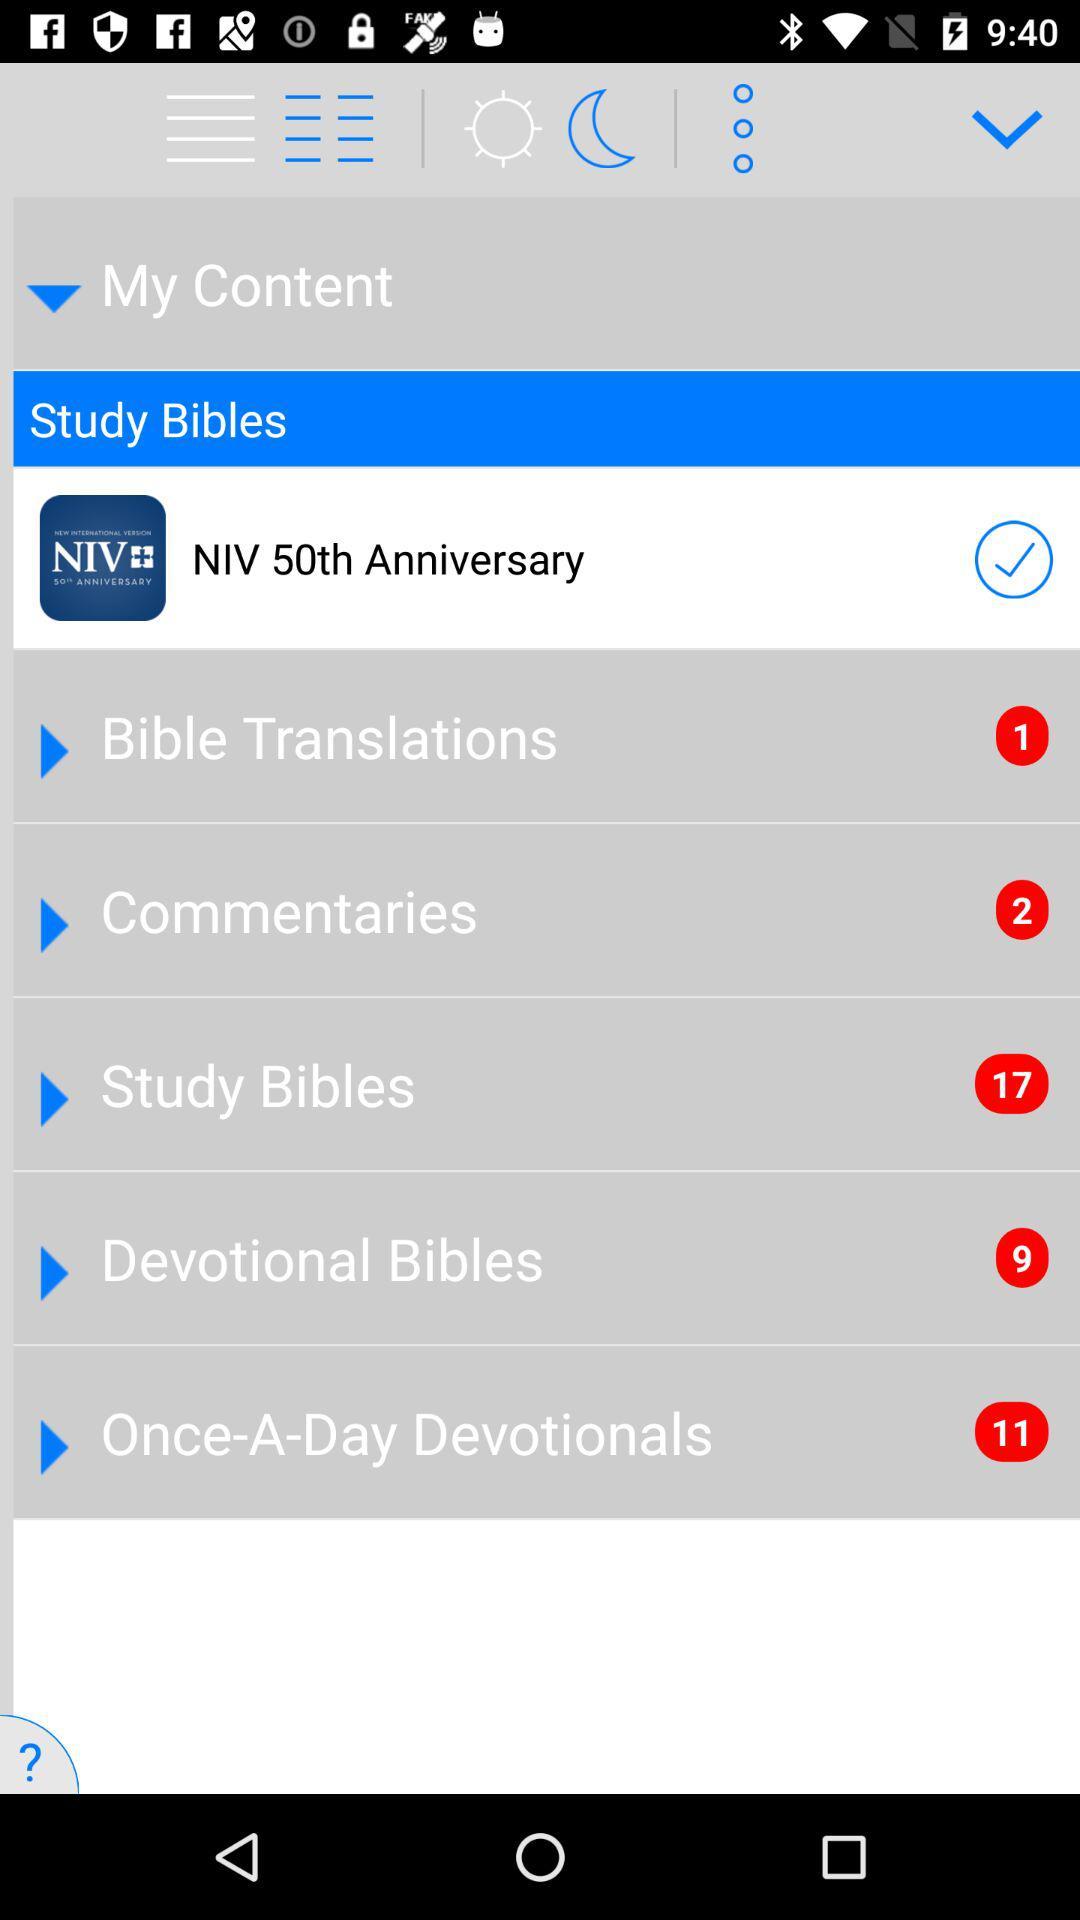 Image resolution: width=1080 pixels, height=1920 pixels. What do you see at coordinates (198, 104) in the screenshot?
I see `the menu icon` at bounding box center [198, 104].